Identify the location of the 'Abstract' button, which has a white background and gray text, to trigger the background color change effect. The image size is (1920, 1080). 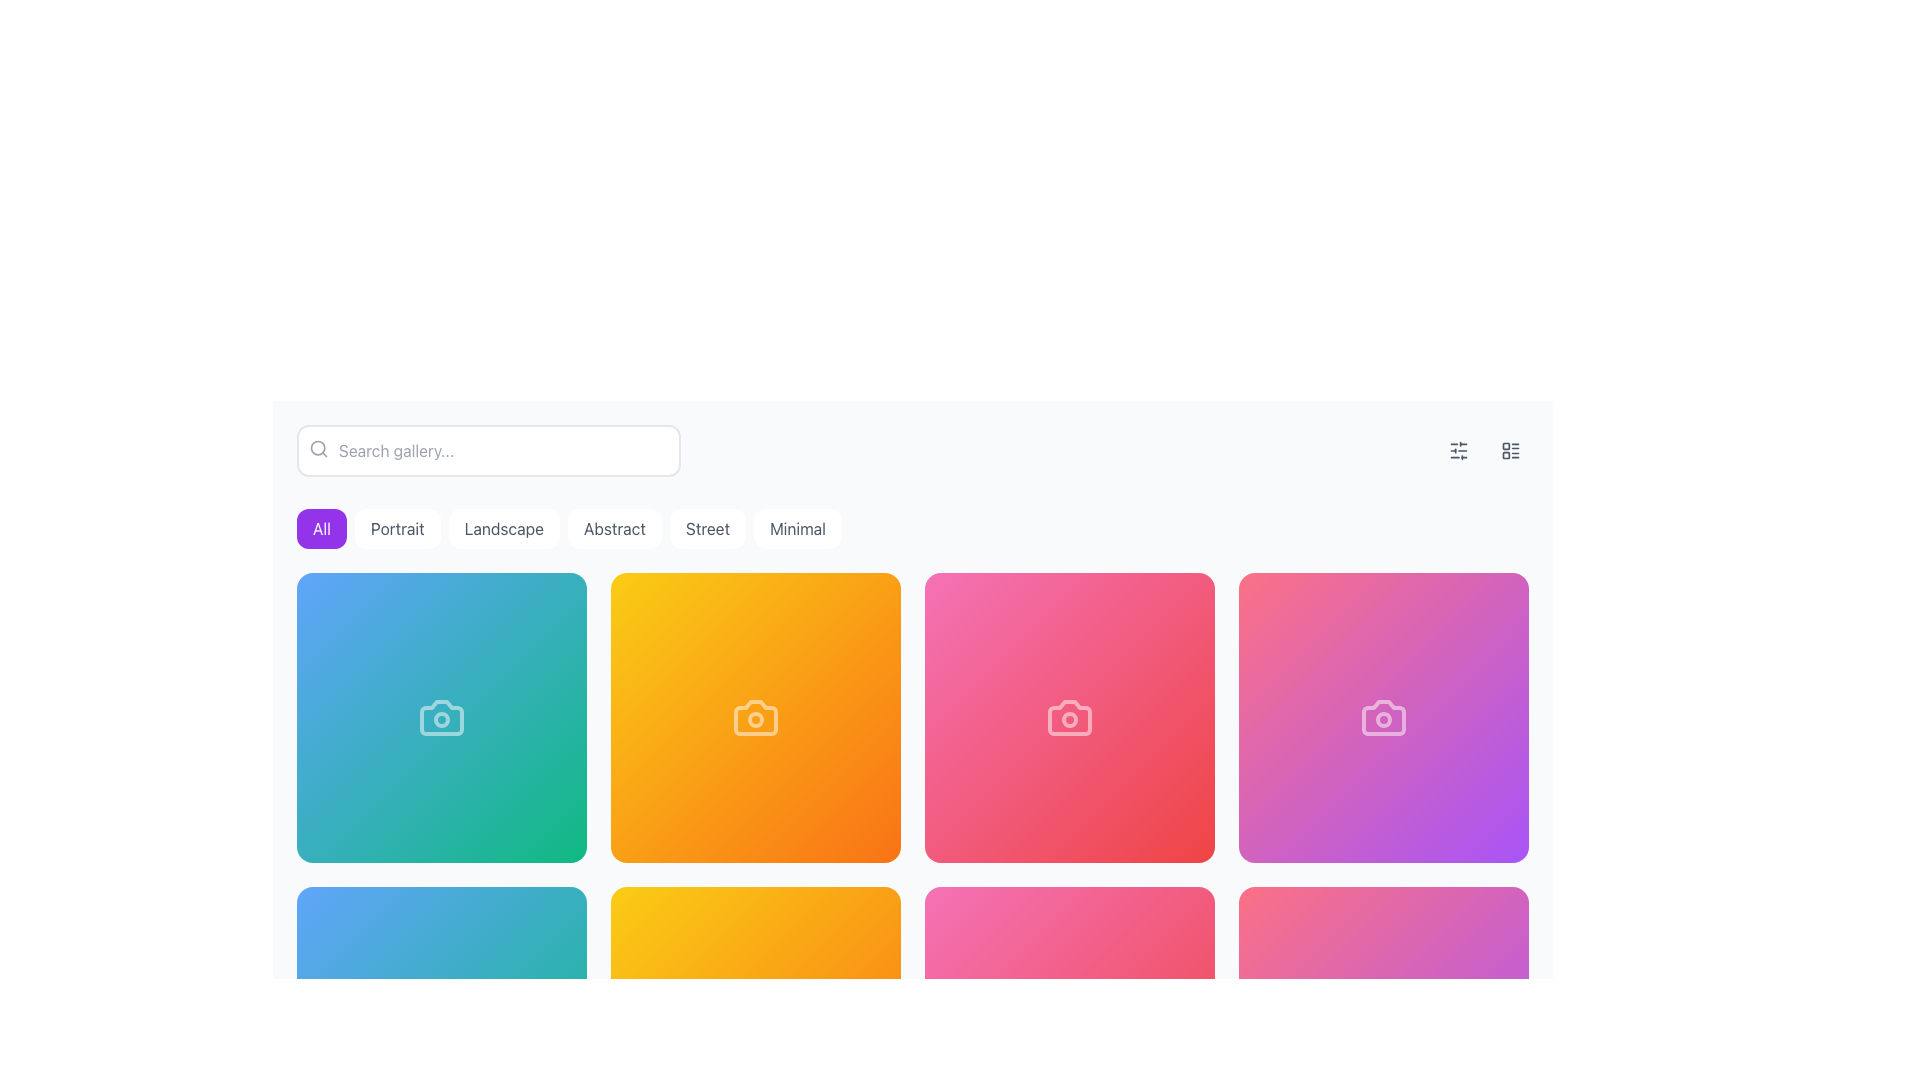
(613, 527).